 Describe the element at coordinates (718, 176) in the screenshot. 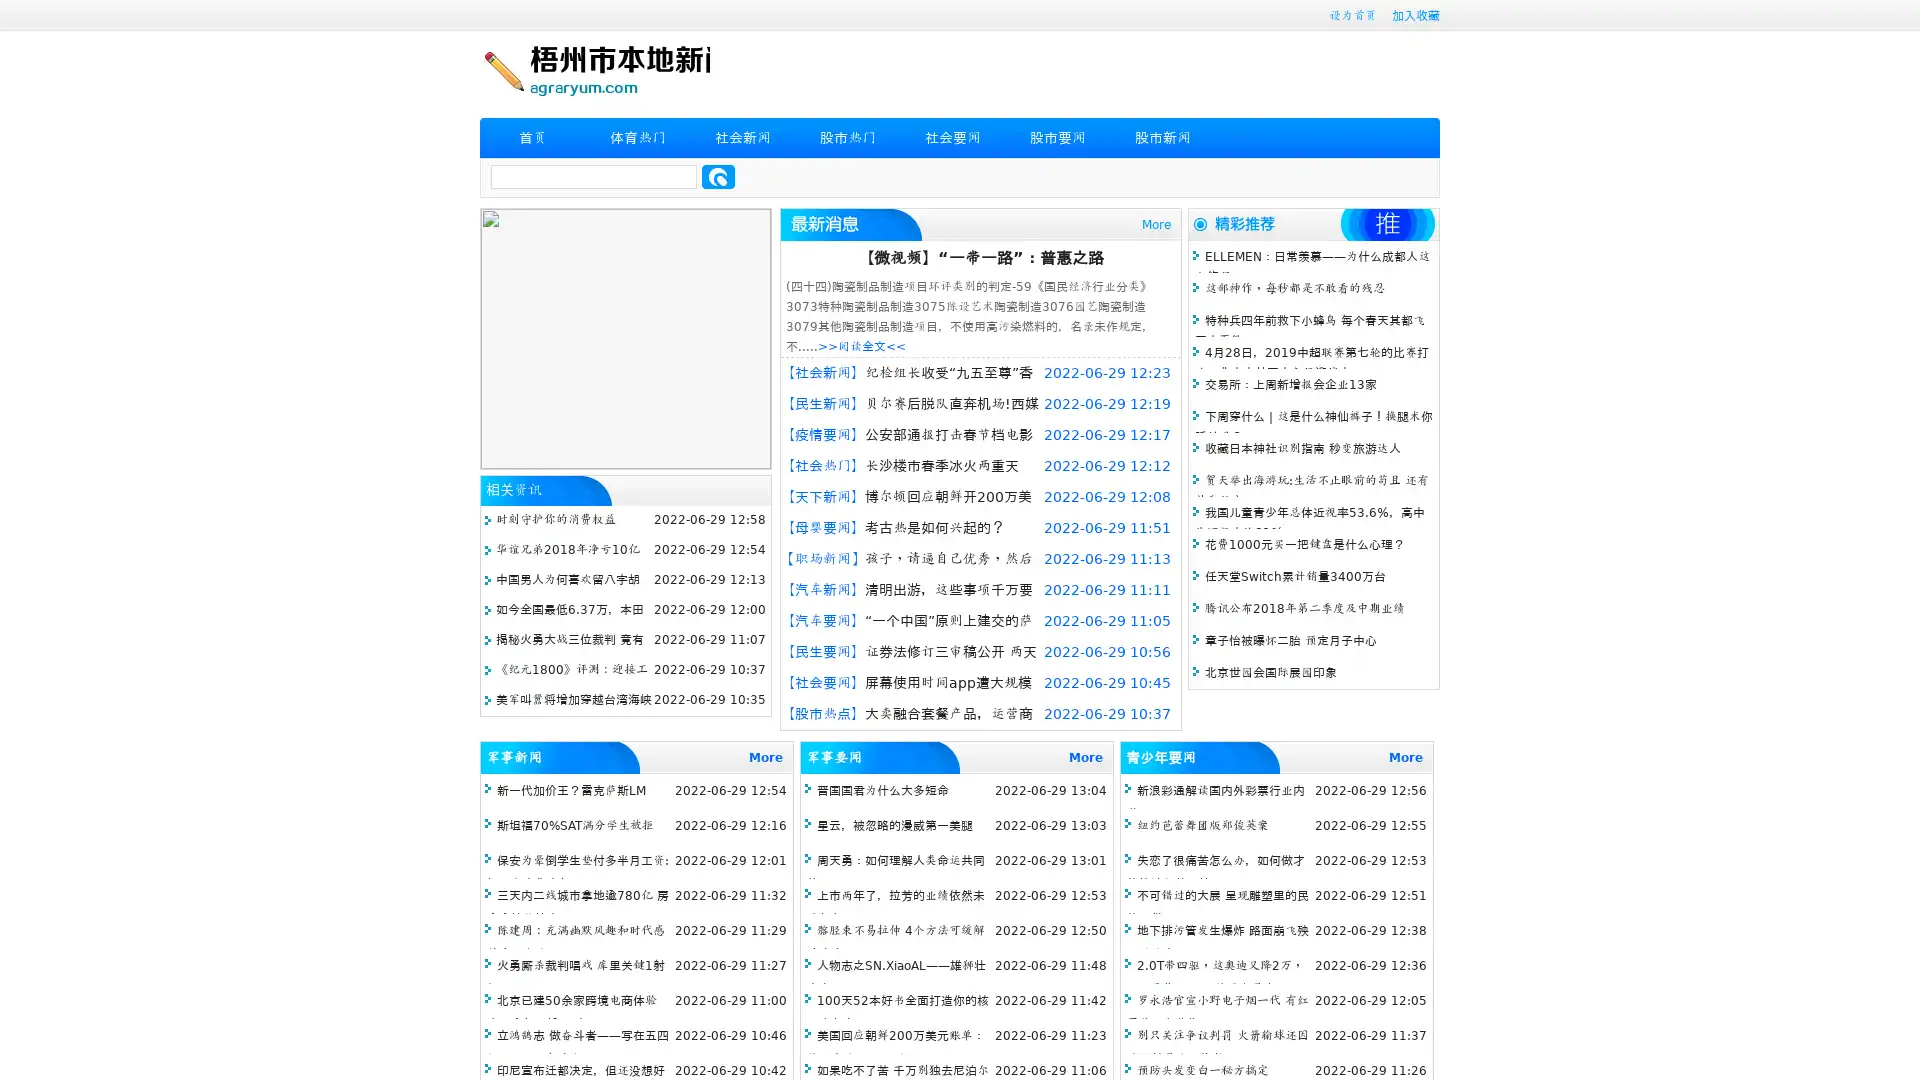

I see `Search` at that location.